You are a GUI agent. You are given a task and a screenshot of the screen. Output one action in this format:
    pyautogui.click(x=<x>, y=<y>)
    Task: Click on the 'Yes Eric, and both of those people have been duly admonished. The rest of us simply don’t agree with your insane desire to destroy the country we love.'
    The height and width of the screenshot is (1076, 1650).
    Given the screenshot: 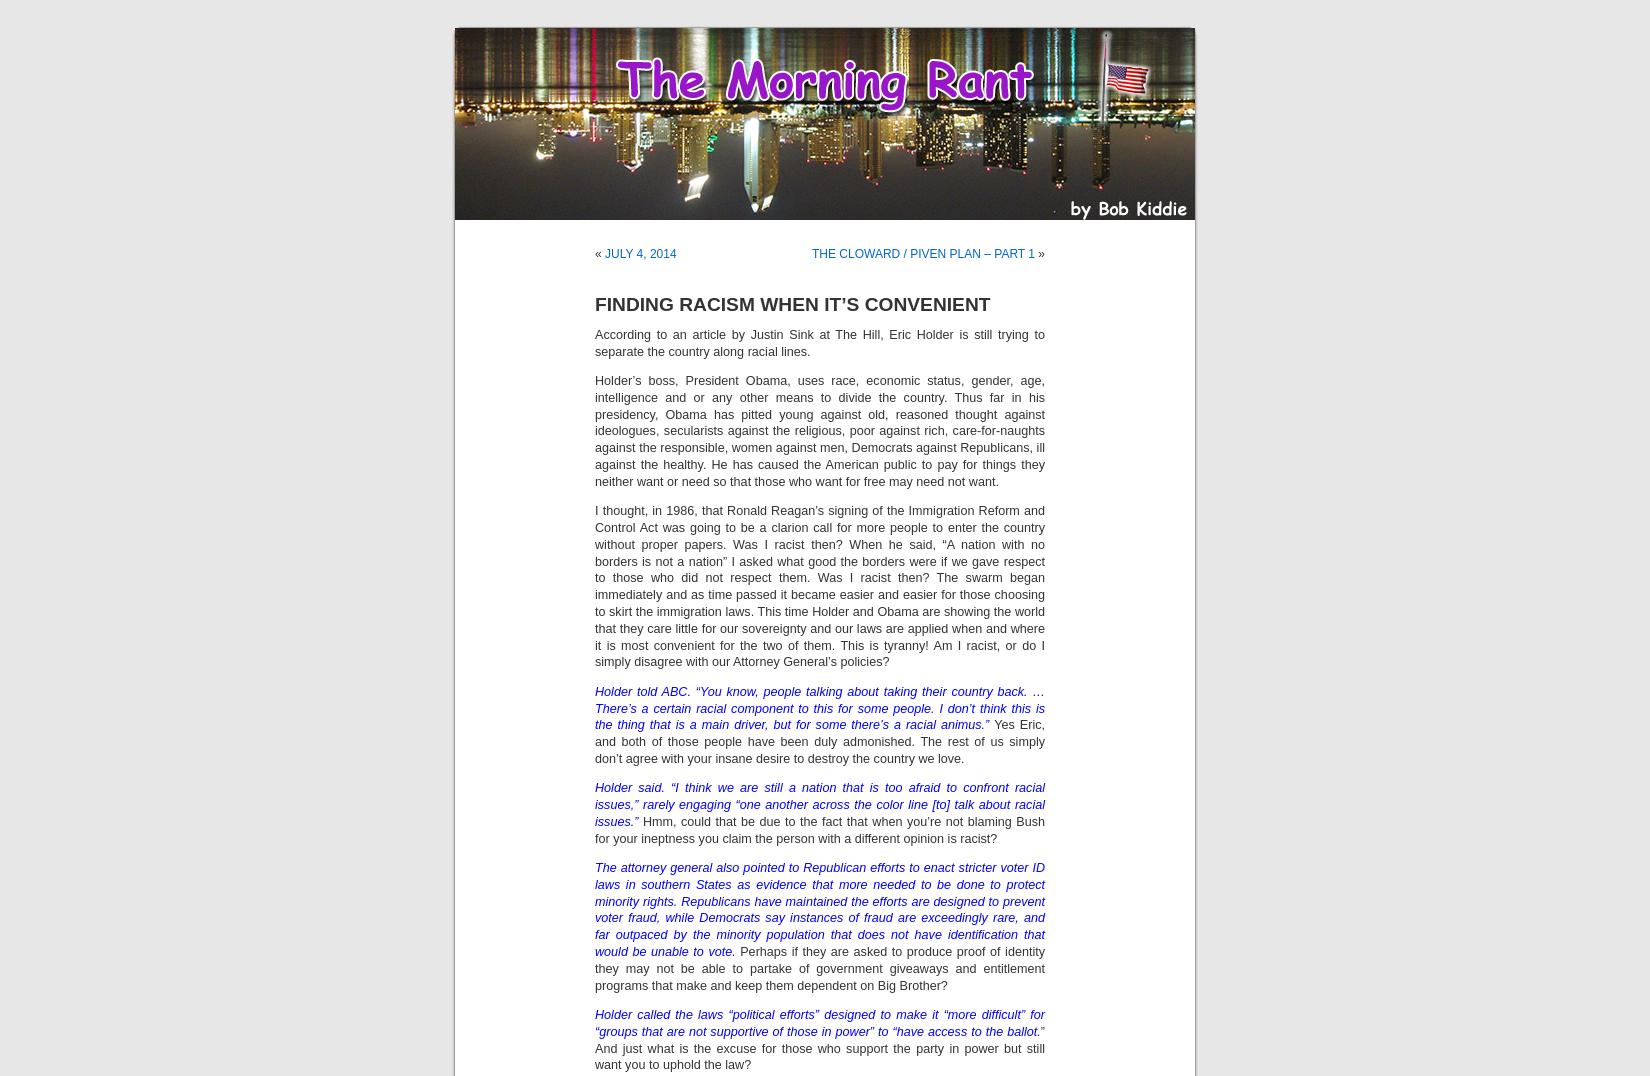 What is the action you would take?
    pyautogui.click(x=593, y=740)
    